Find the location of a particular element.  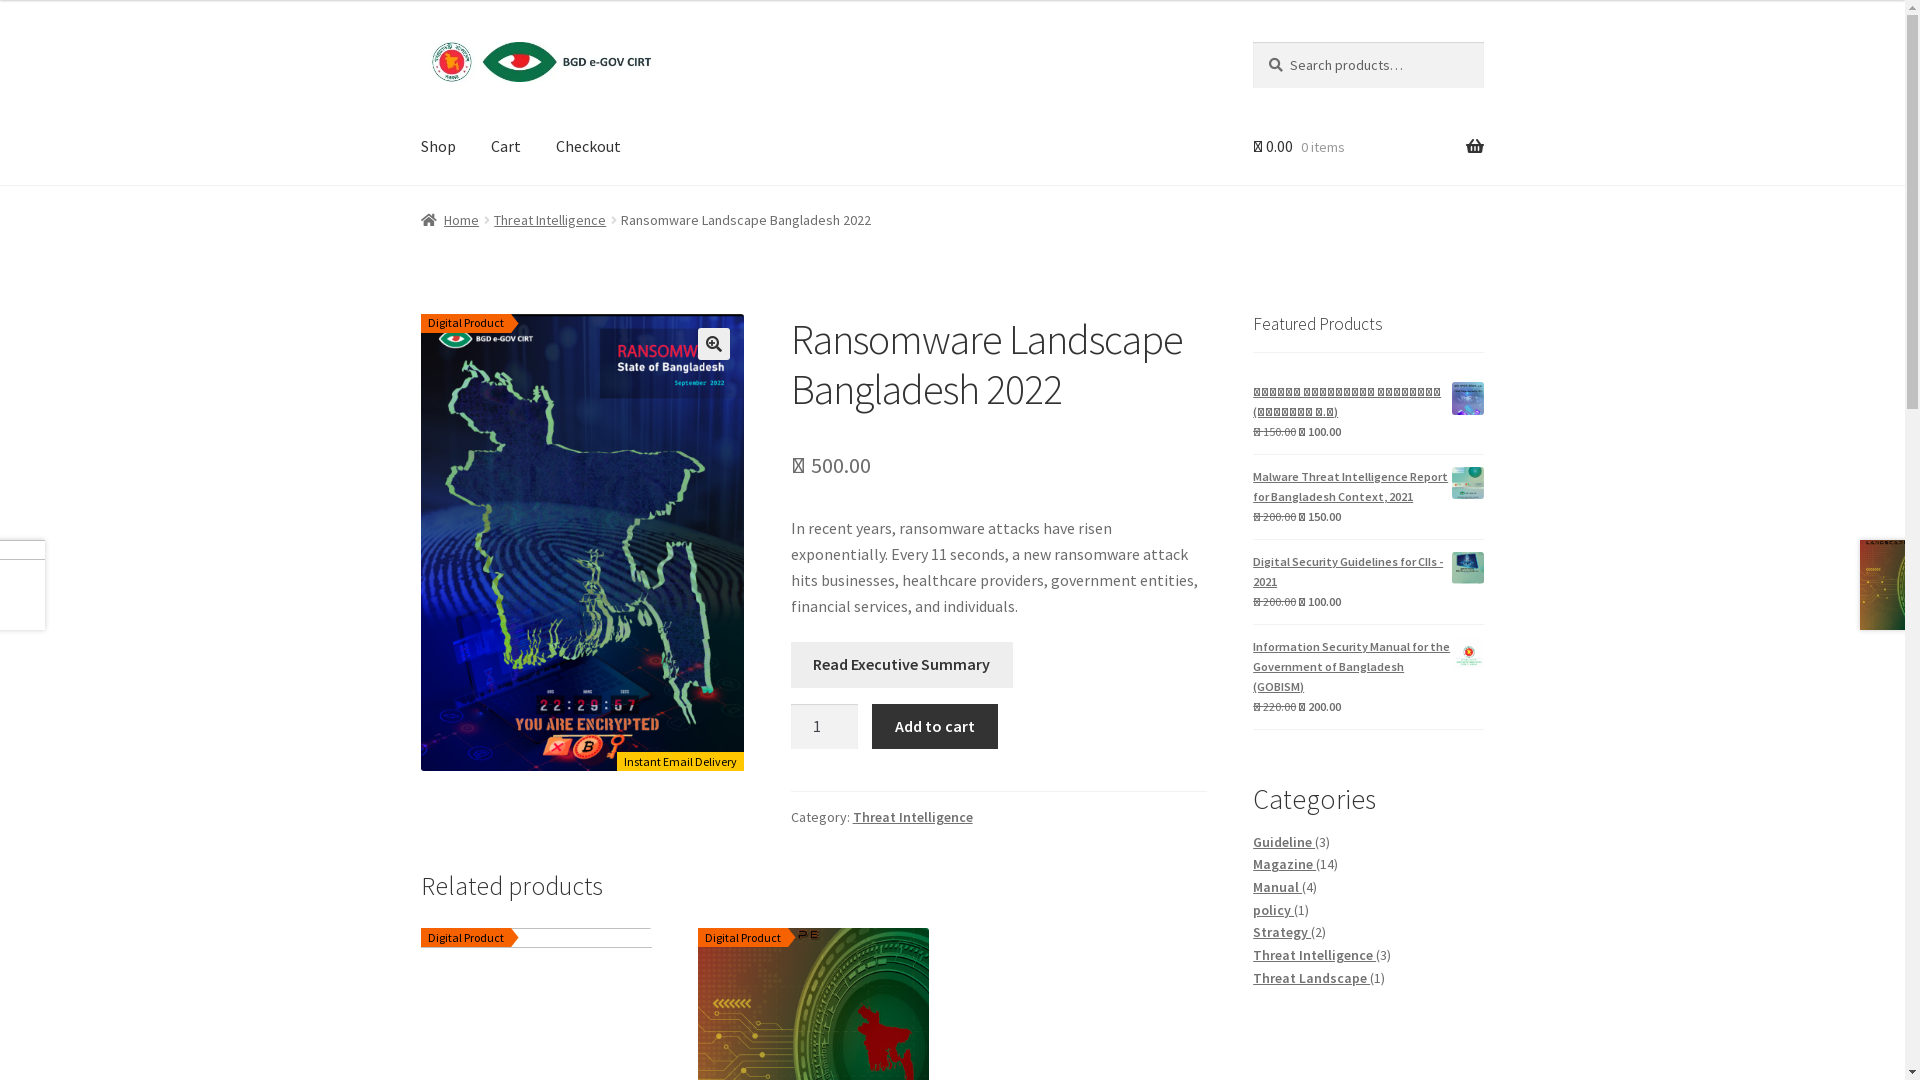

'Read Executive Summary' is located at coordinates (901, 664).